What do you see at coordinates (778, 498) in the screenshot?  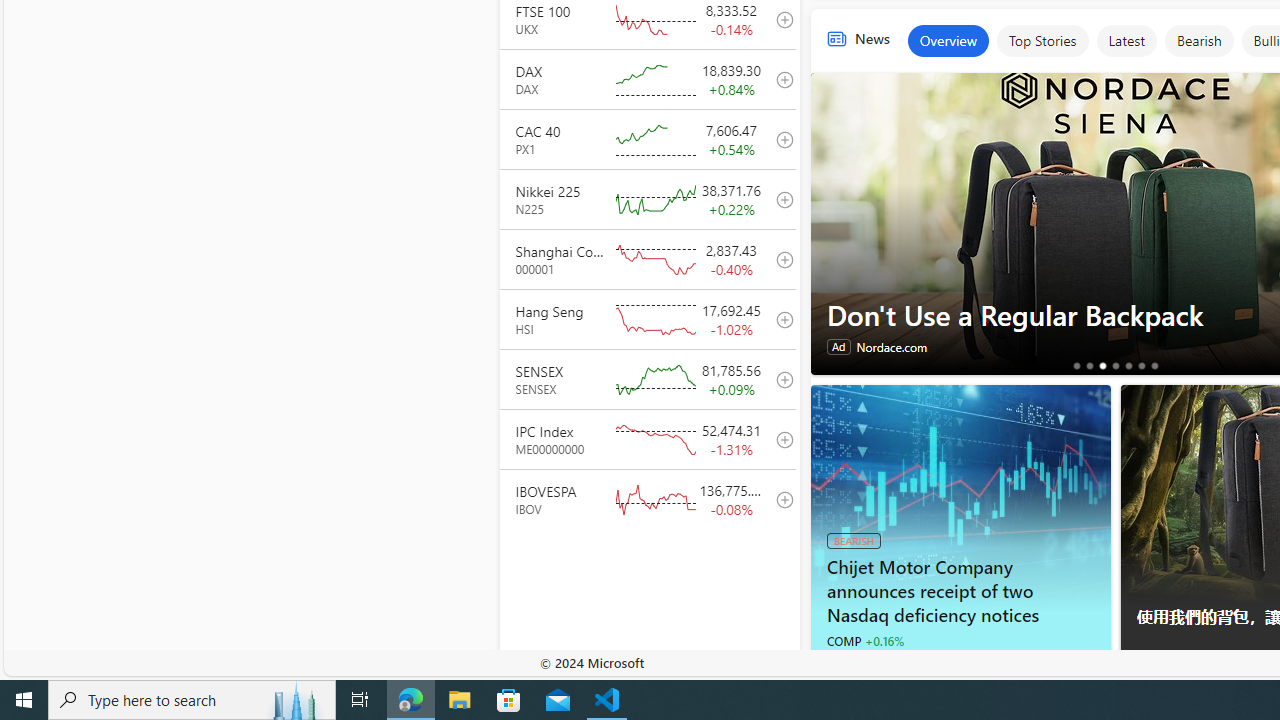 I see `'add to your watchlist'` at bounding box center [778, 498].